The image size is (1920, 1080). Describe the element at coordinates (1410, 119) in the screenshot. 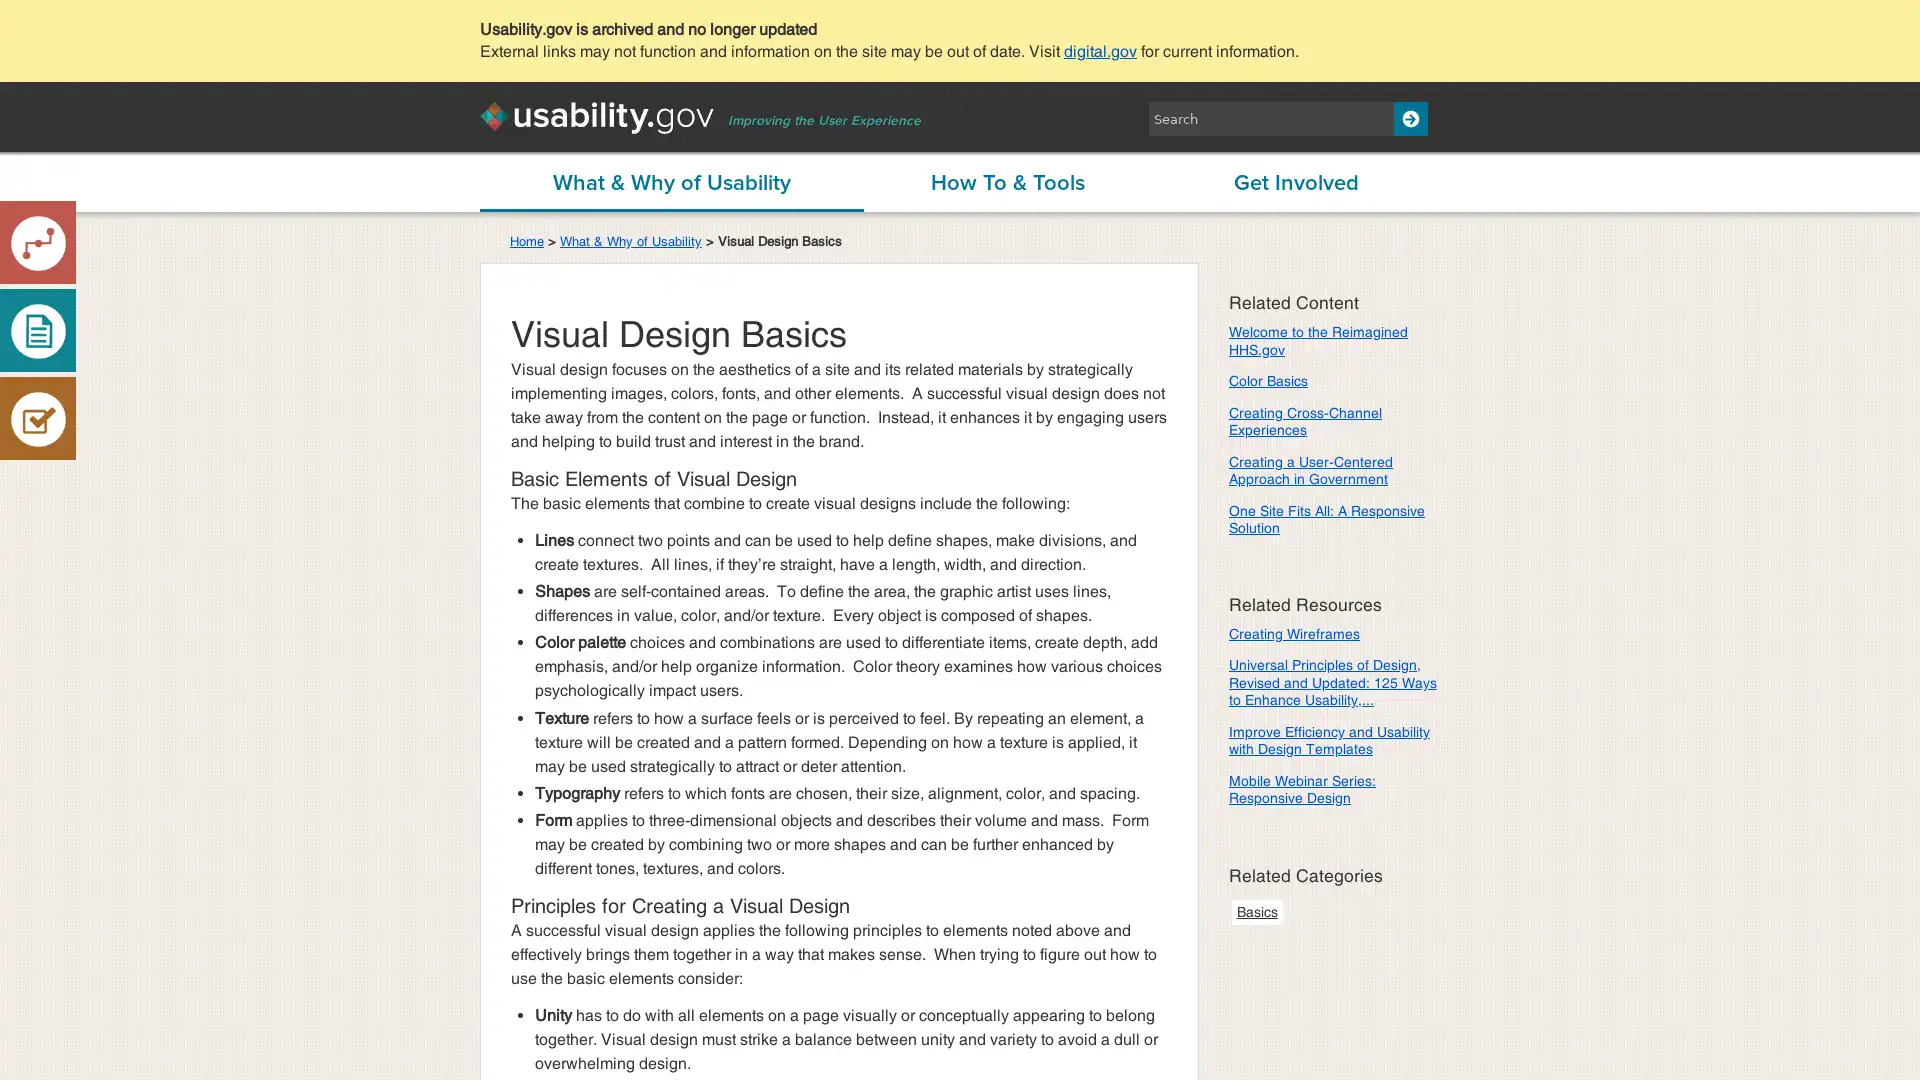

I see `Search` at that location.